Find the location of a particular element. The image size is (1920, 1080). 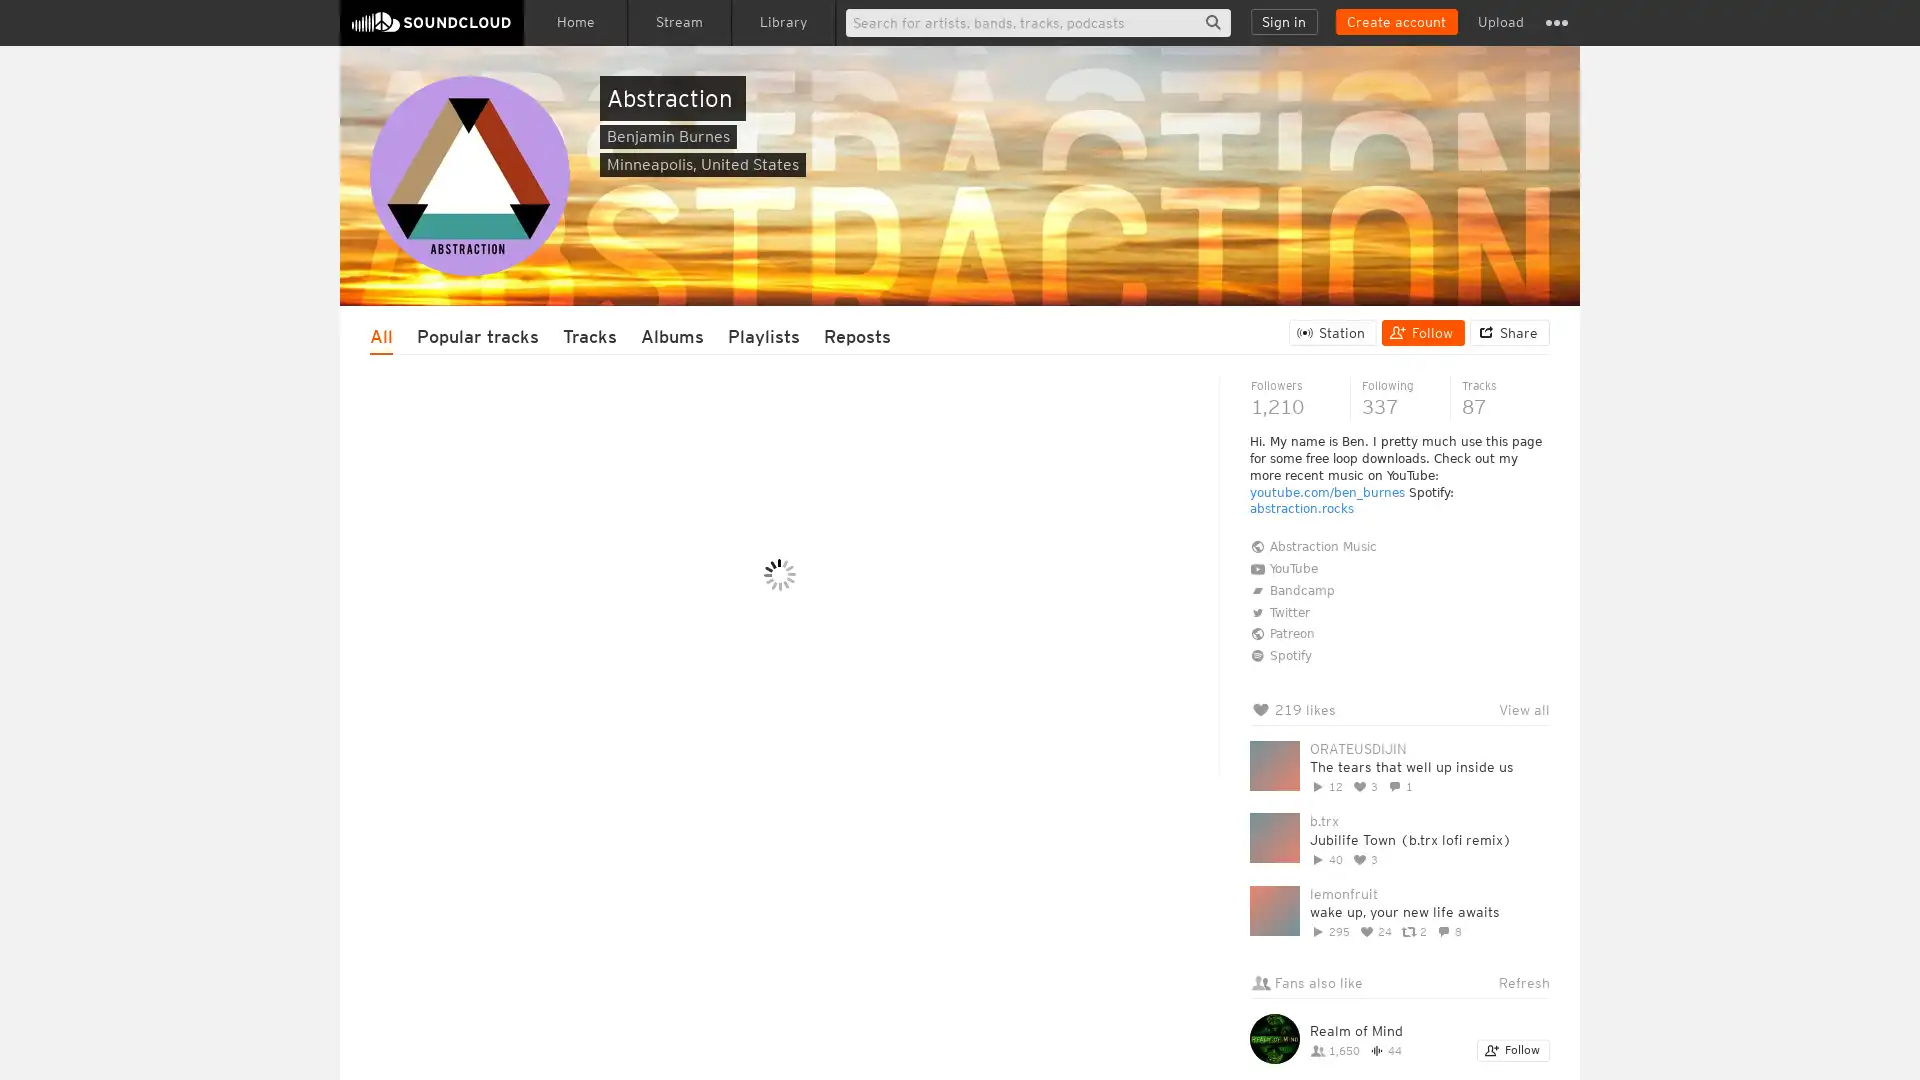

Copy Link is located at coordinates (766, 1005).